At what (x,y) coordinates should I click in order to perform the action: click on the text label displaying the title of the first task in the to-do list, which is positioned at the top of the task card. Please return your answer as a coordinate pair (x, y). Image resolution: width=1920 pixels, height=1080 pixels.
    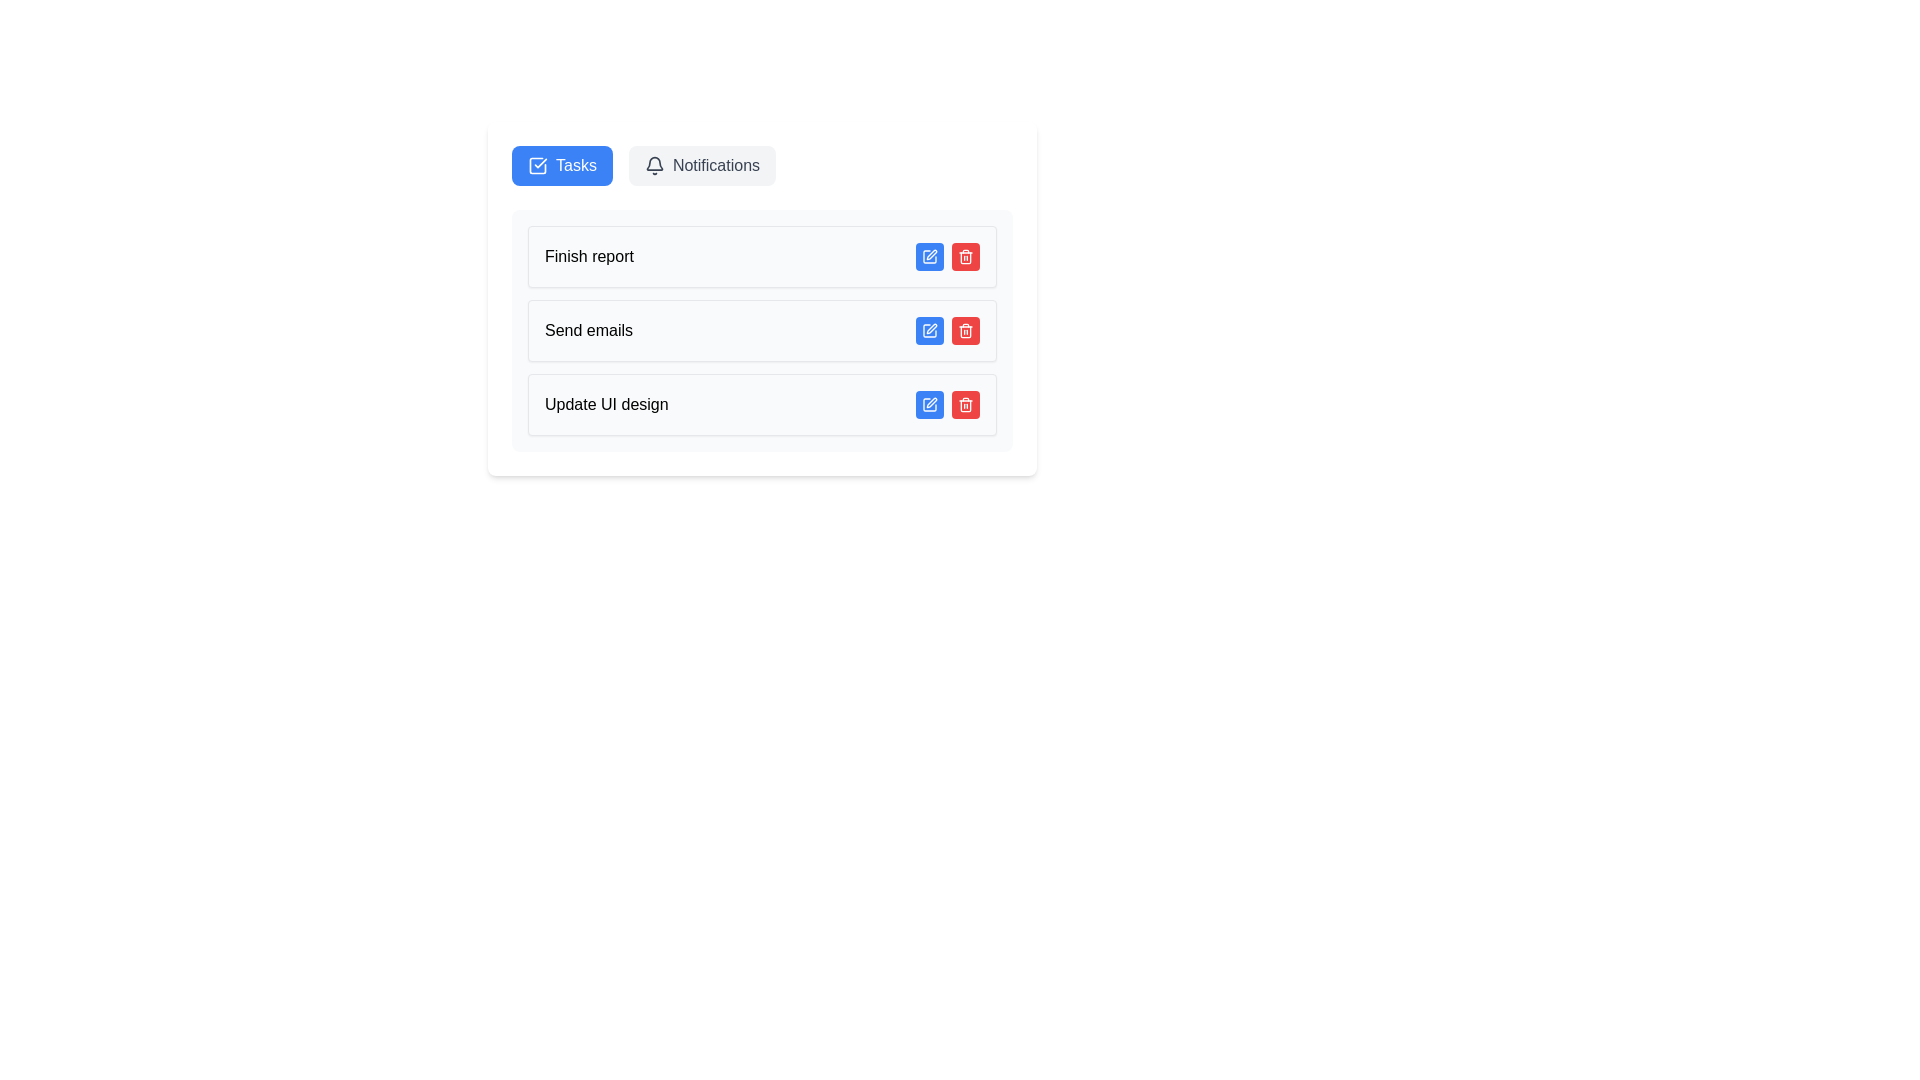
    Looking at the image, I should click on (588, 256).